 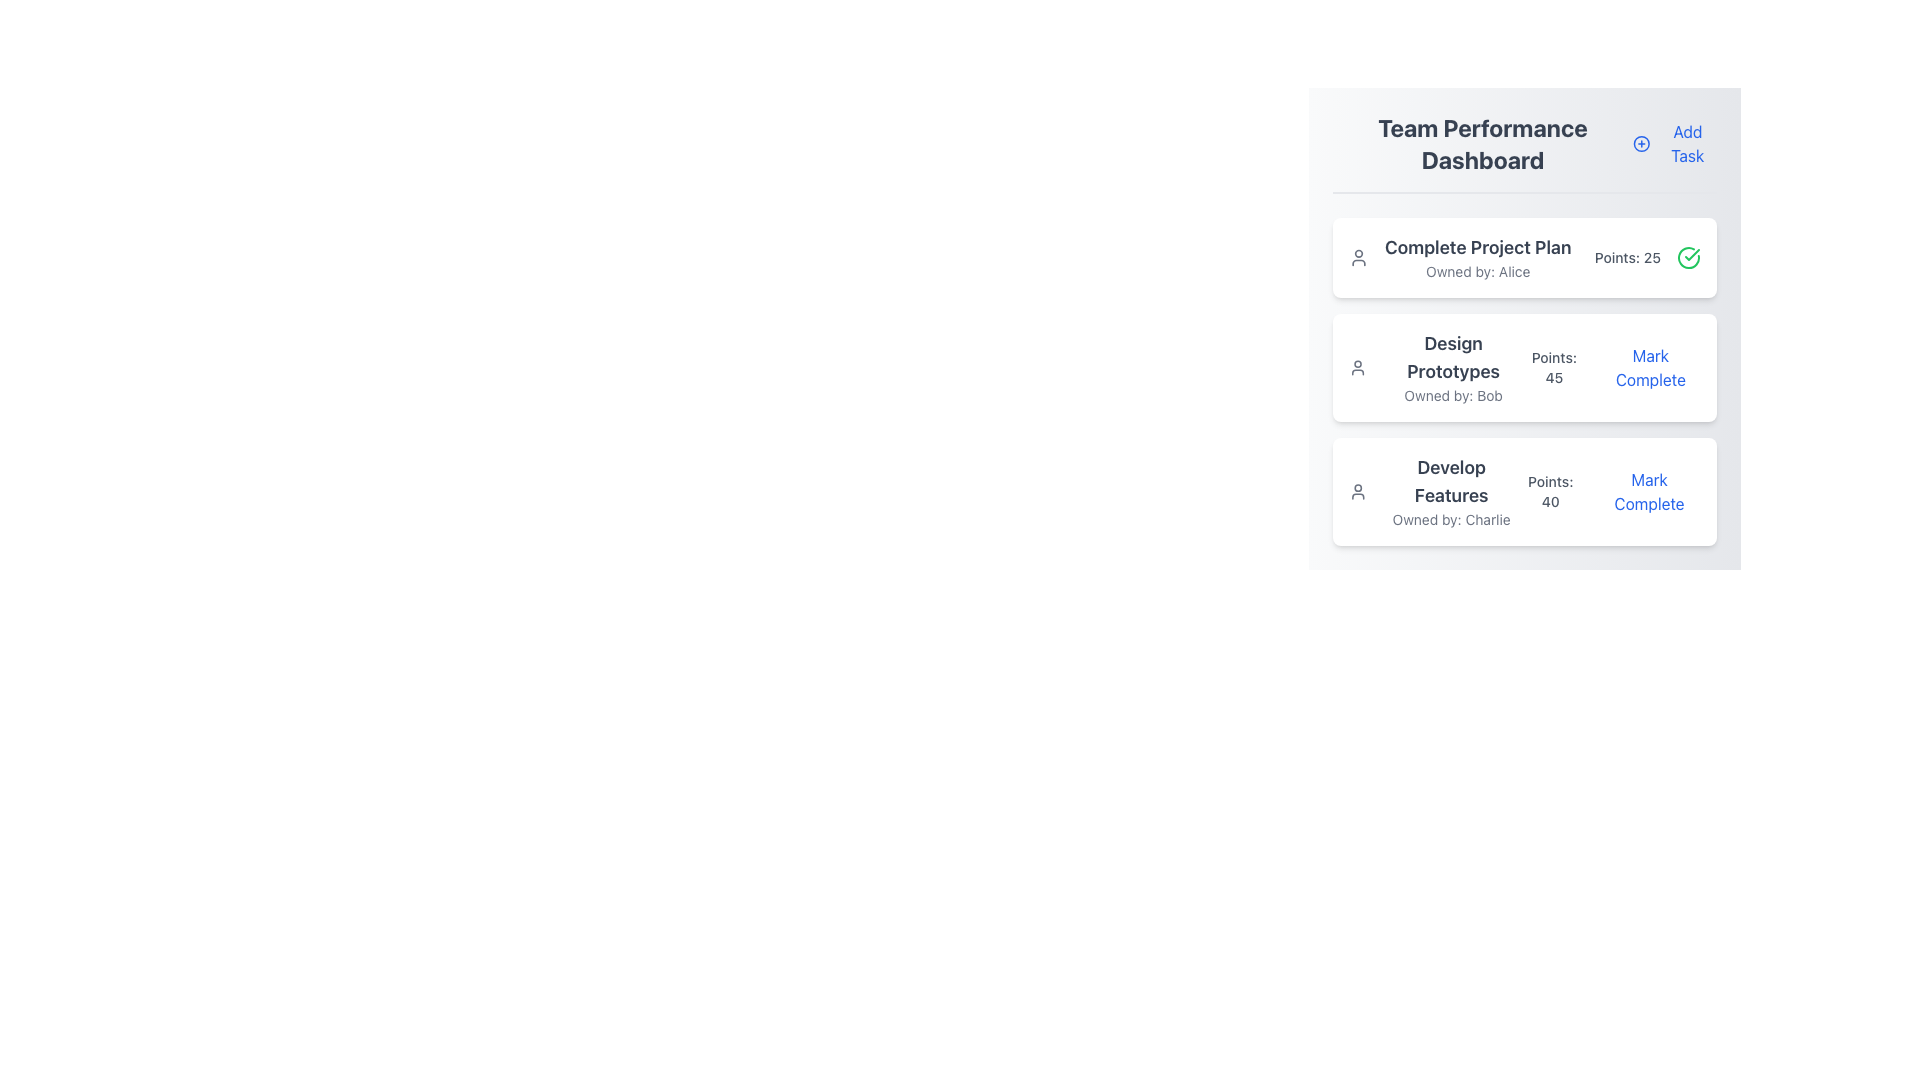 What do you see at coordinates (1649, 492) in the screenshot?
I see `the button to mark the task 'Develop Features' as complete, located to the right of the 'Points: 40' text` at bounding box center [1649, 492].